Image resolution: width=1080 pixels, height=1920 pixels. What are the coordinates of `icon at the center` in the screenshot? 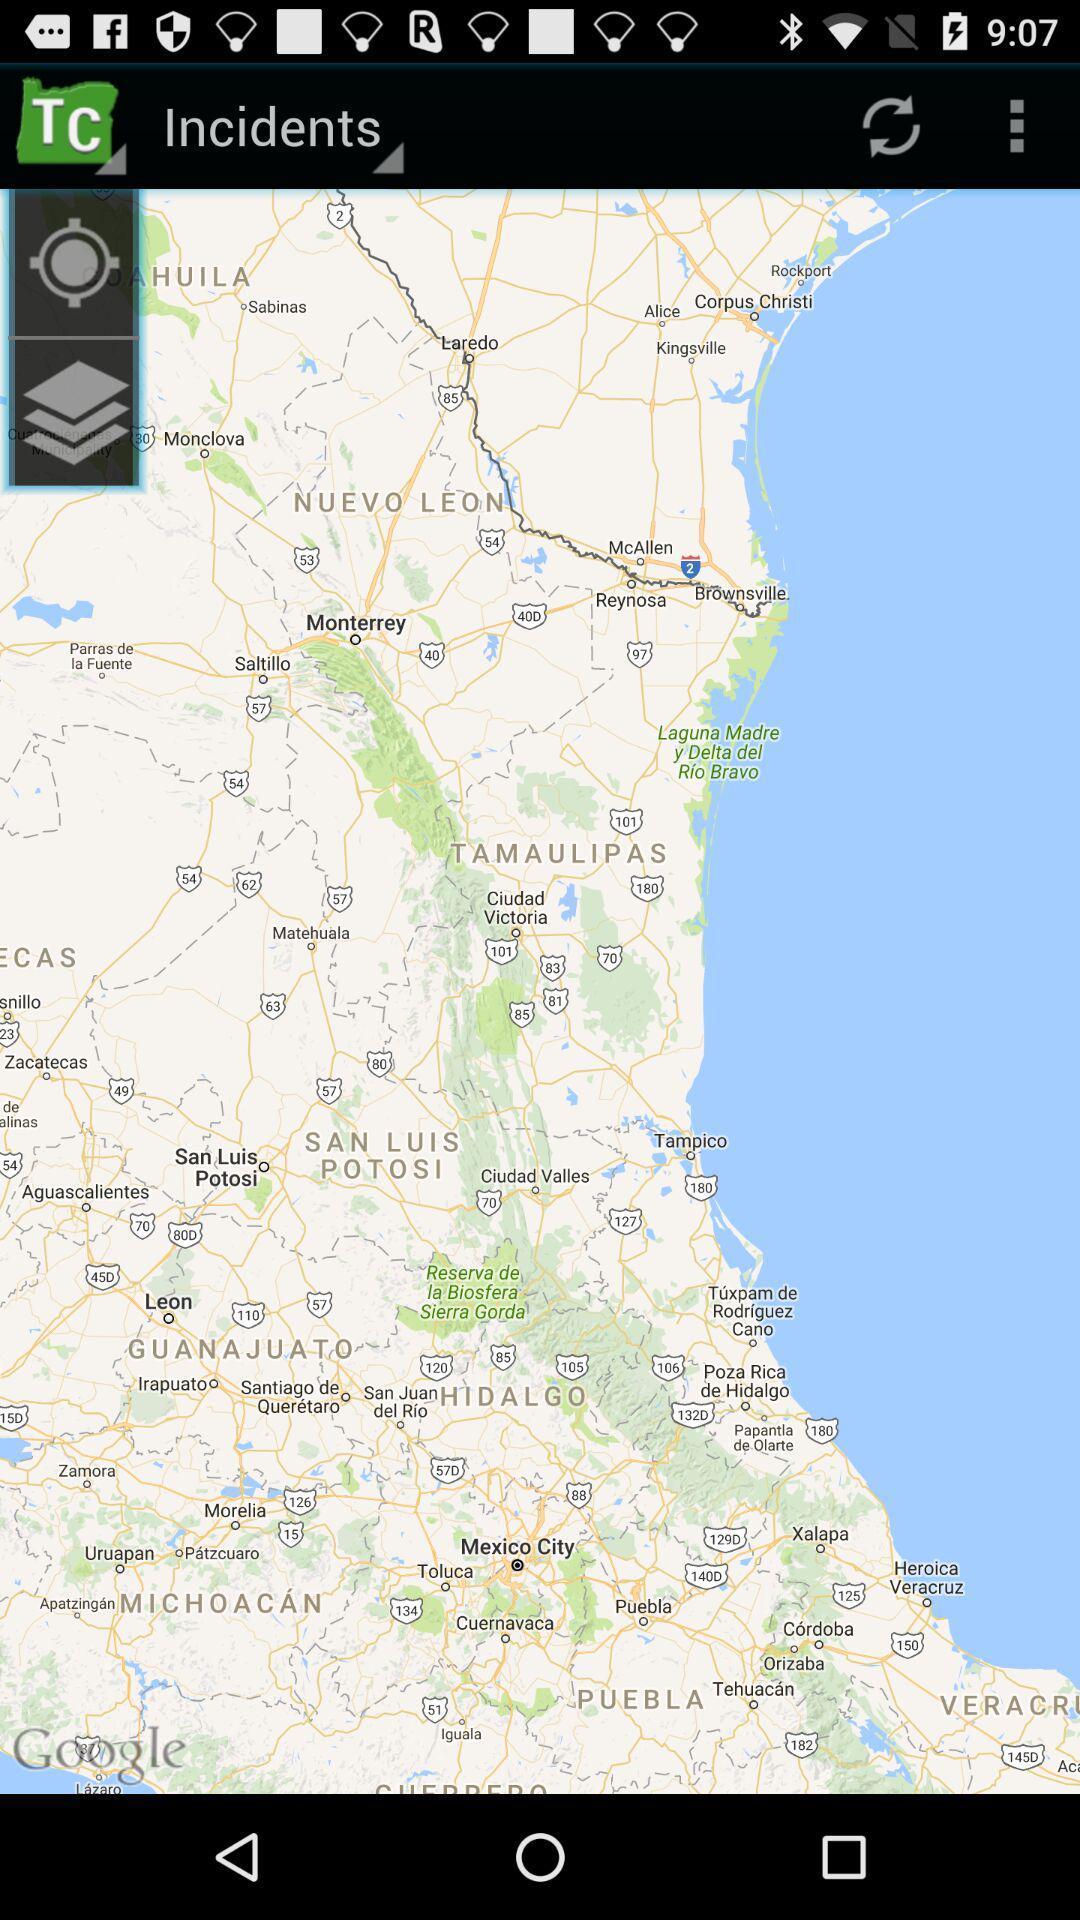 It's located at (540, 991).